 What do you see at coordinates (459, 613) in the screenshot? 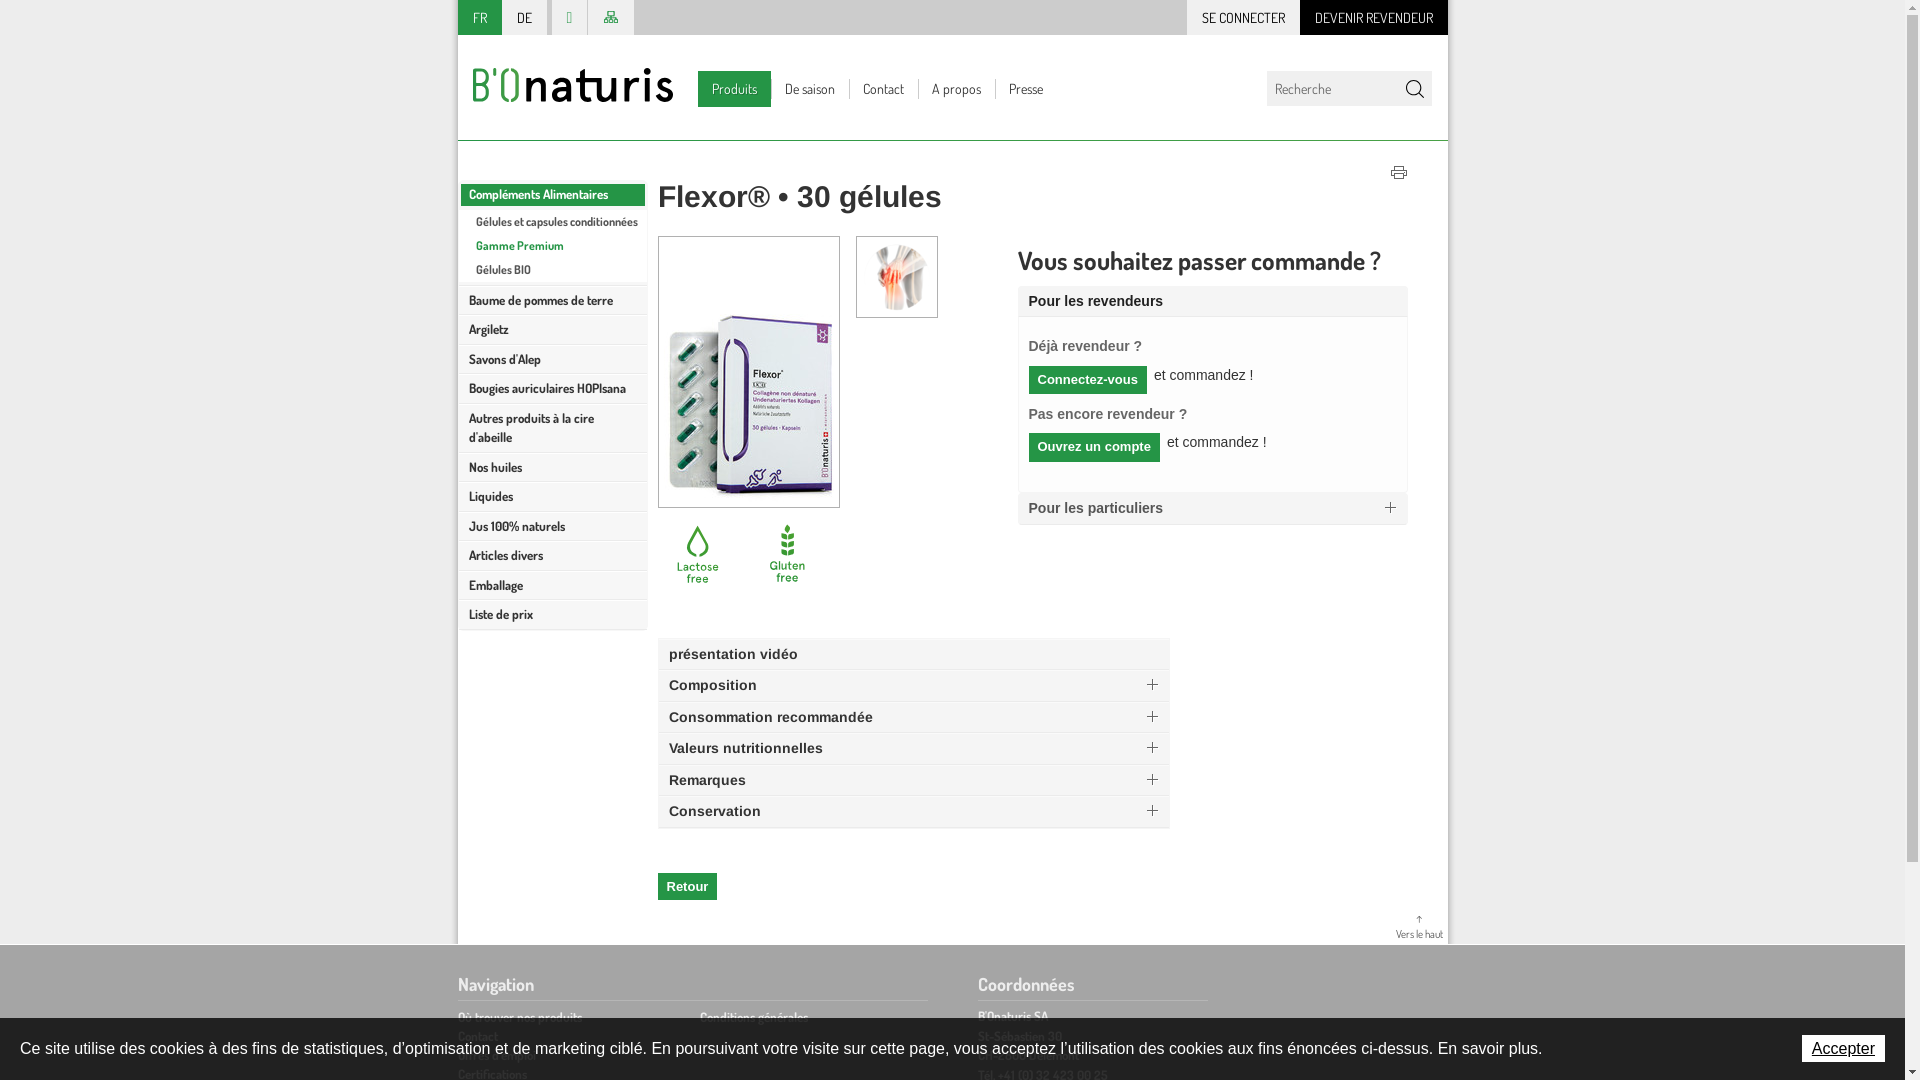
I see `'Liste de prix'` at bounding box center [459, 613].